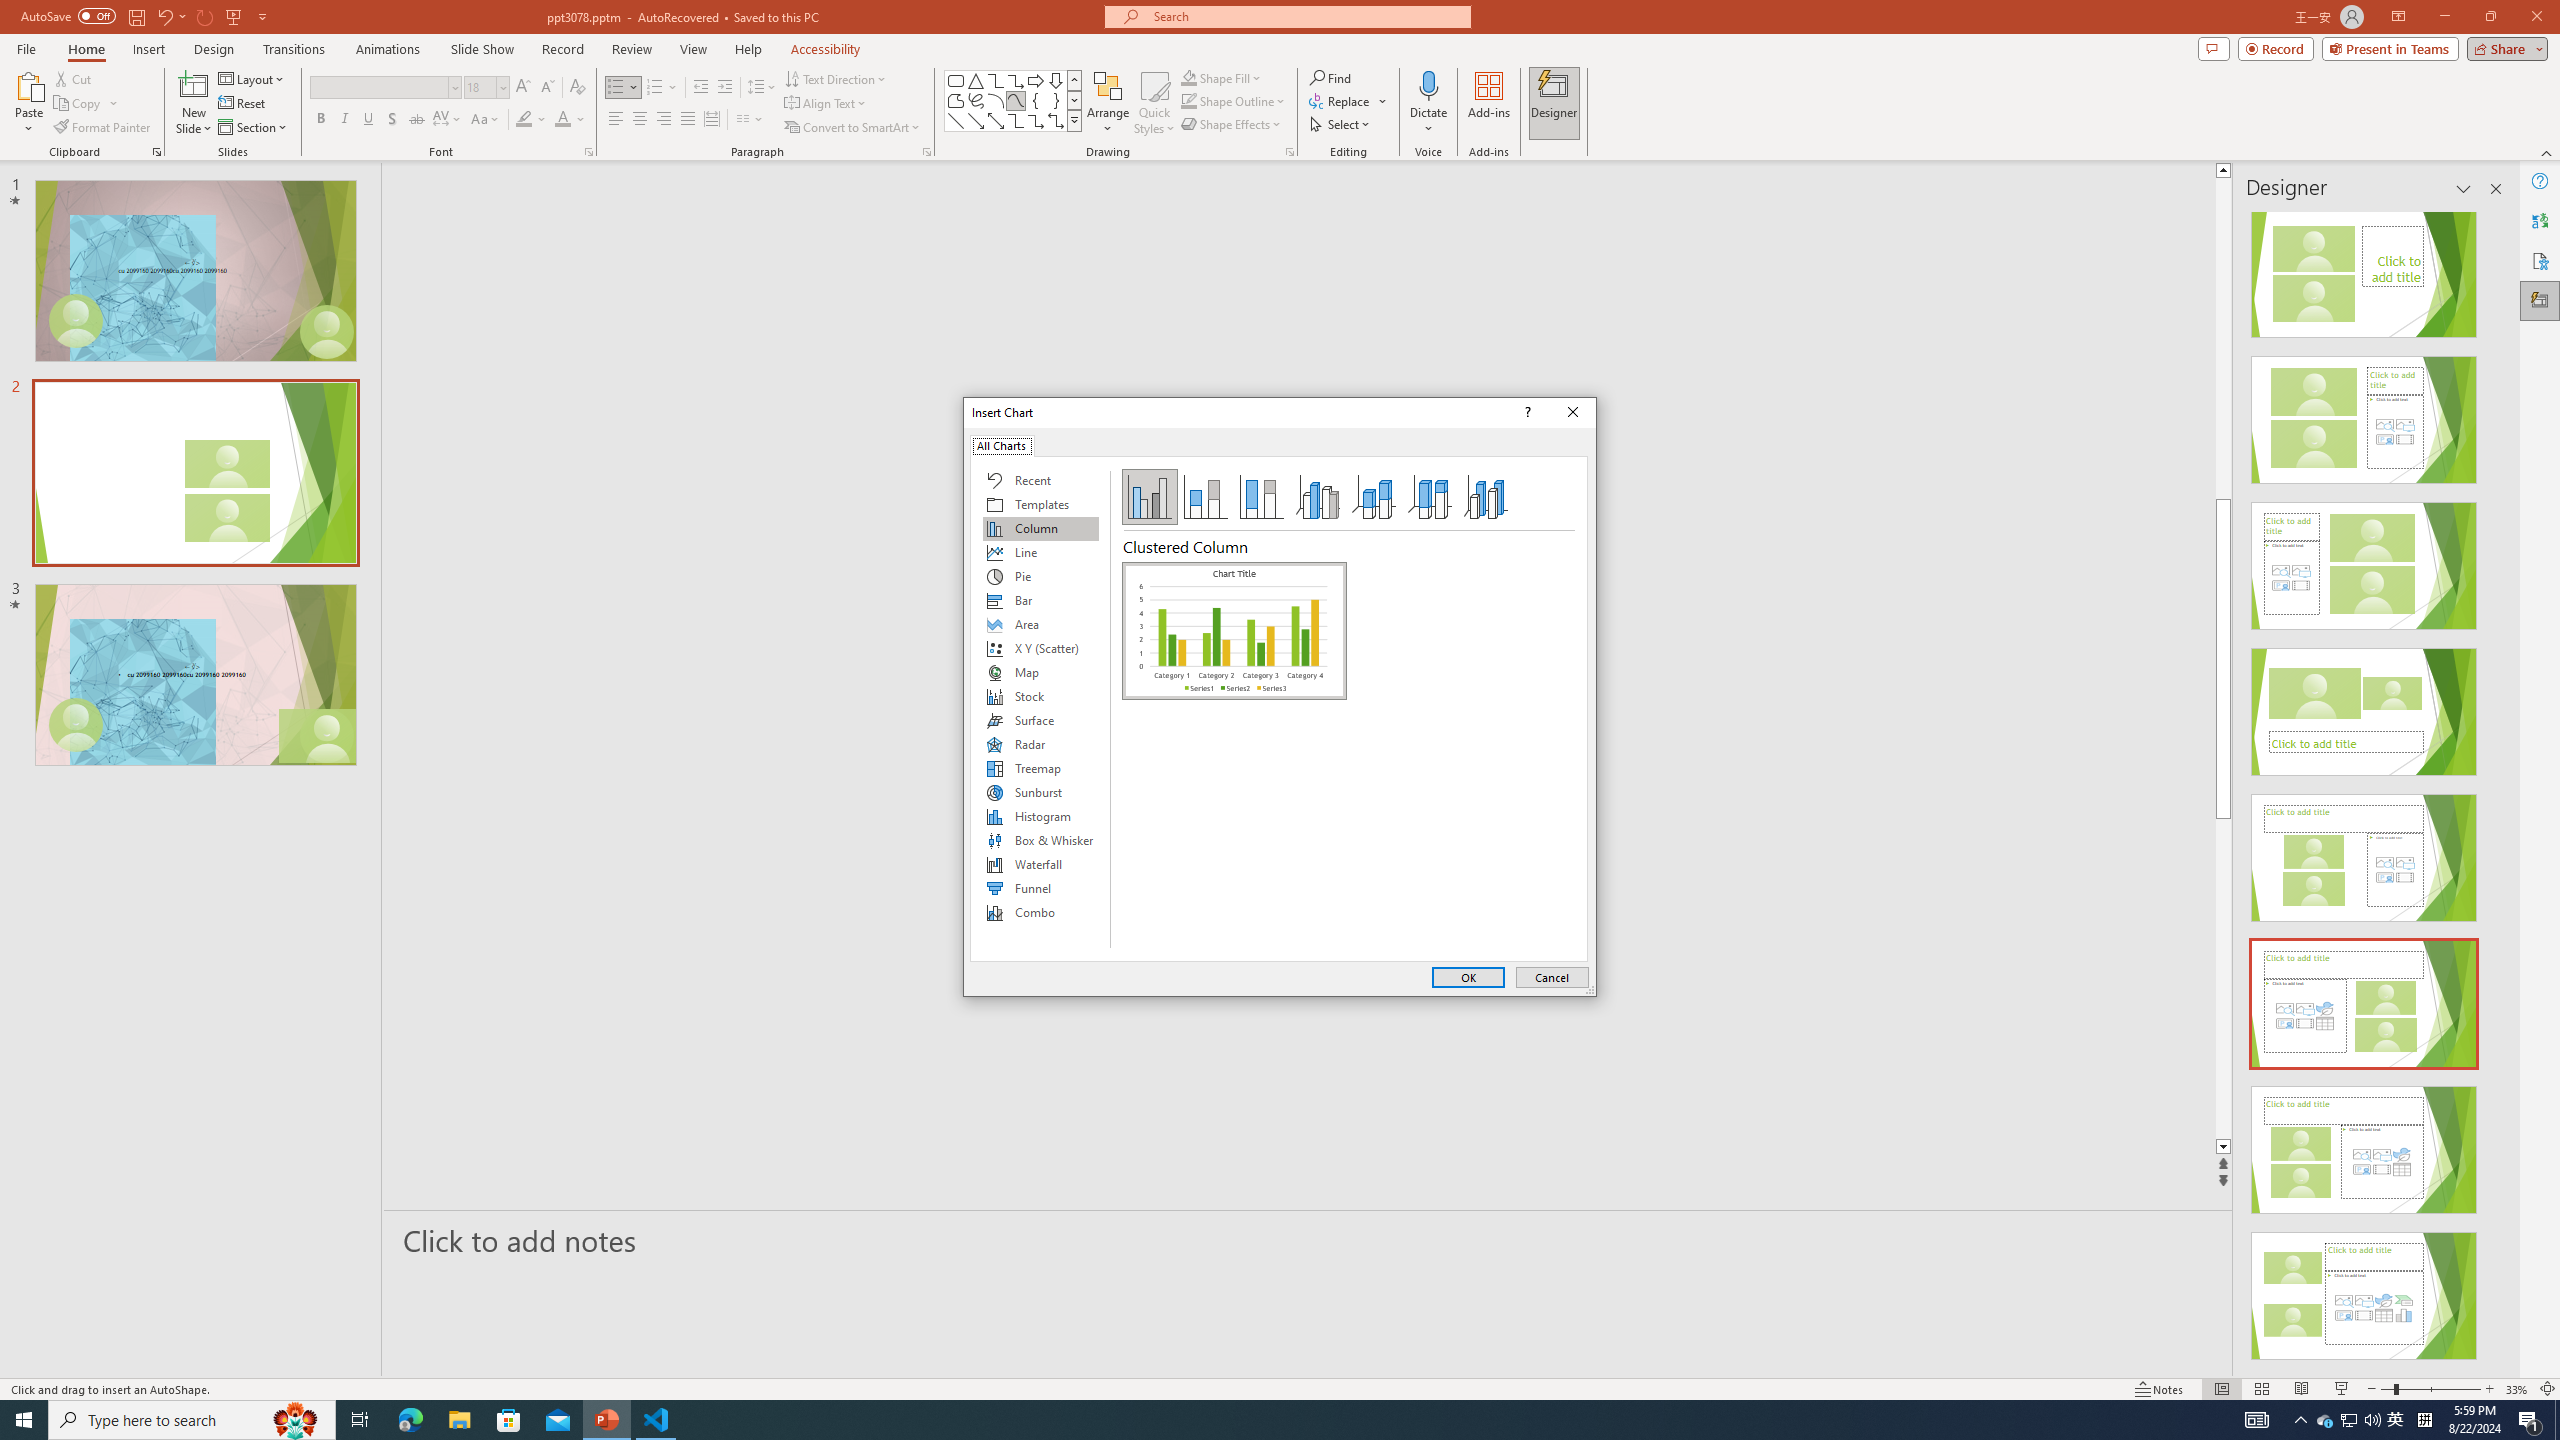 This screenshot has width=2560, height=1440. I want to click on 'Context help', so click(1524, 411).